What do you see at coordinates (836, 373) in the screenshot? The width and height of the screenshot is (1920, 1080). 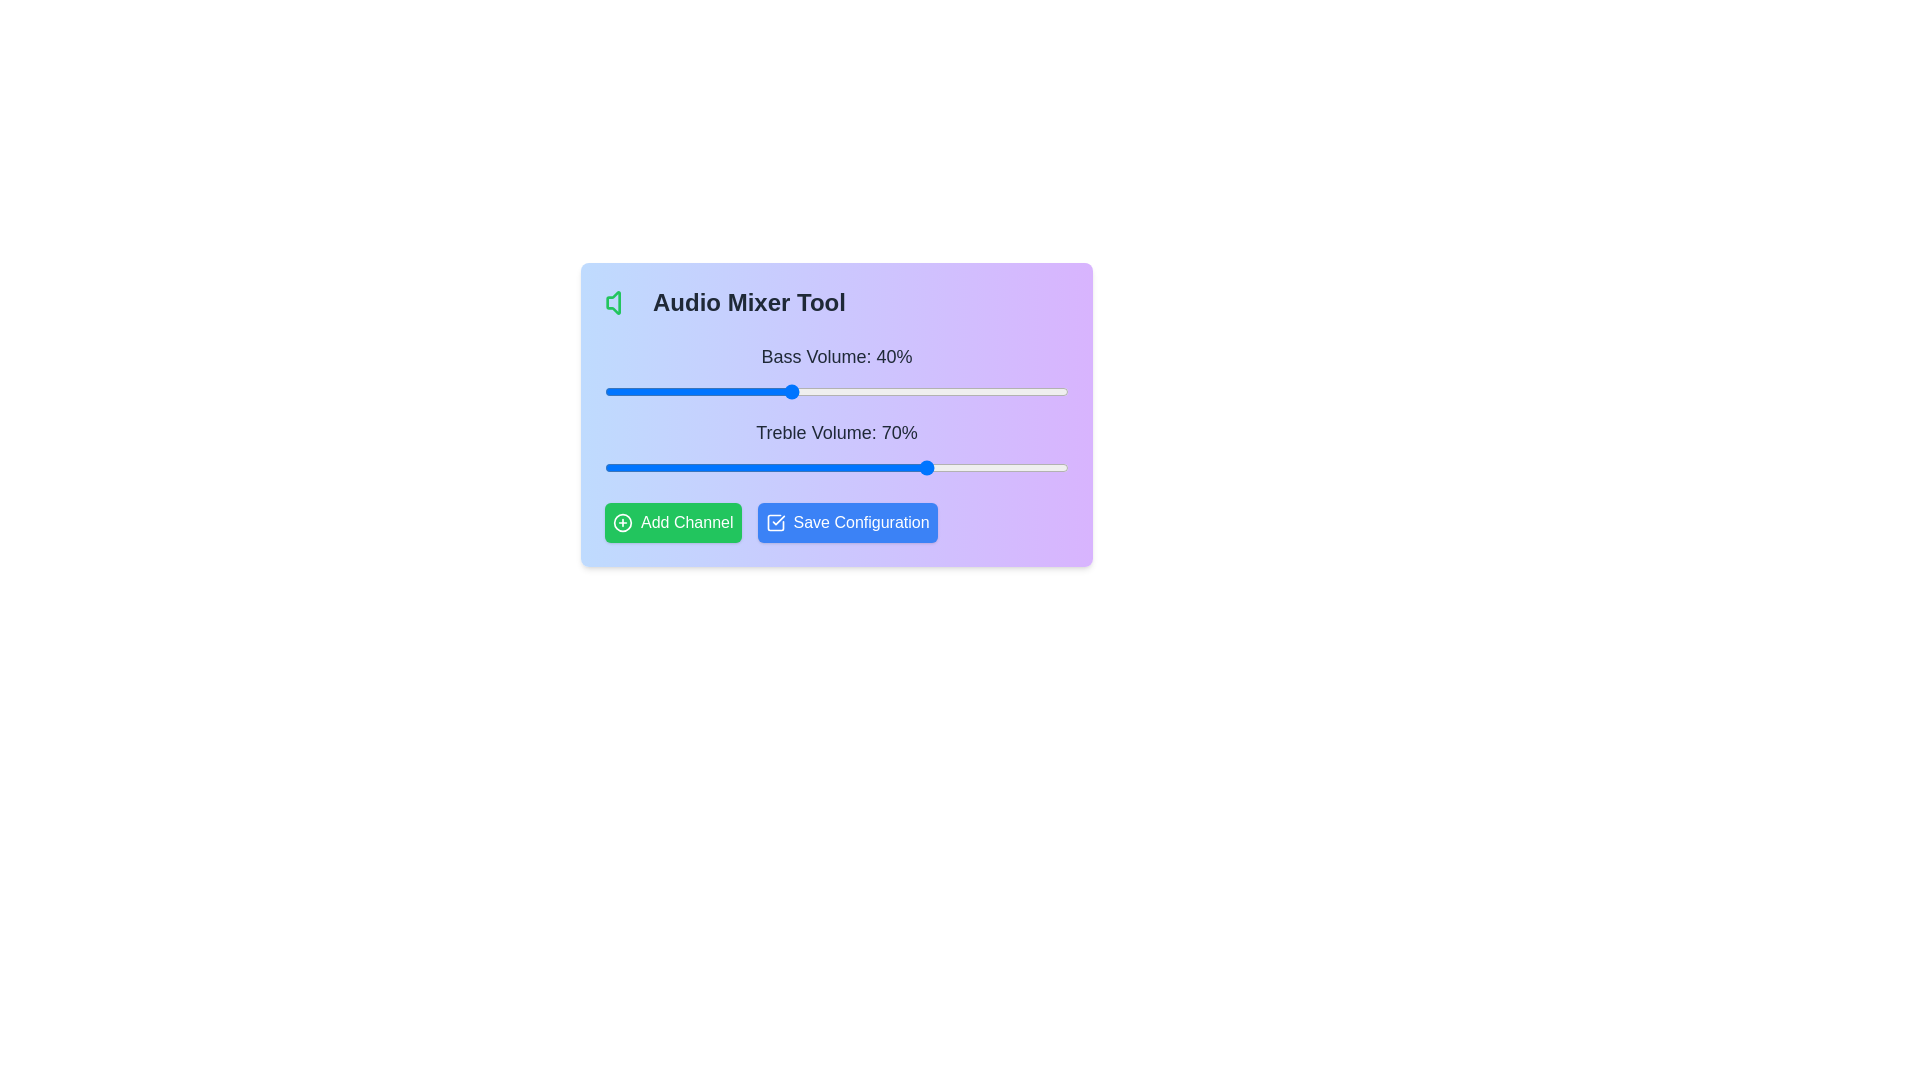 I see `the Volume slider control which is currently set at 40%, located above the Treble Volume slider` at bounding box center [836, 373].